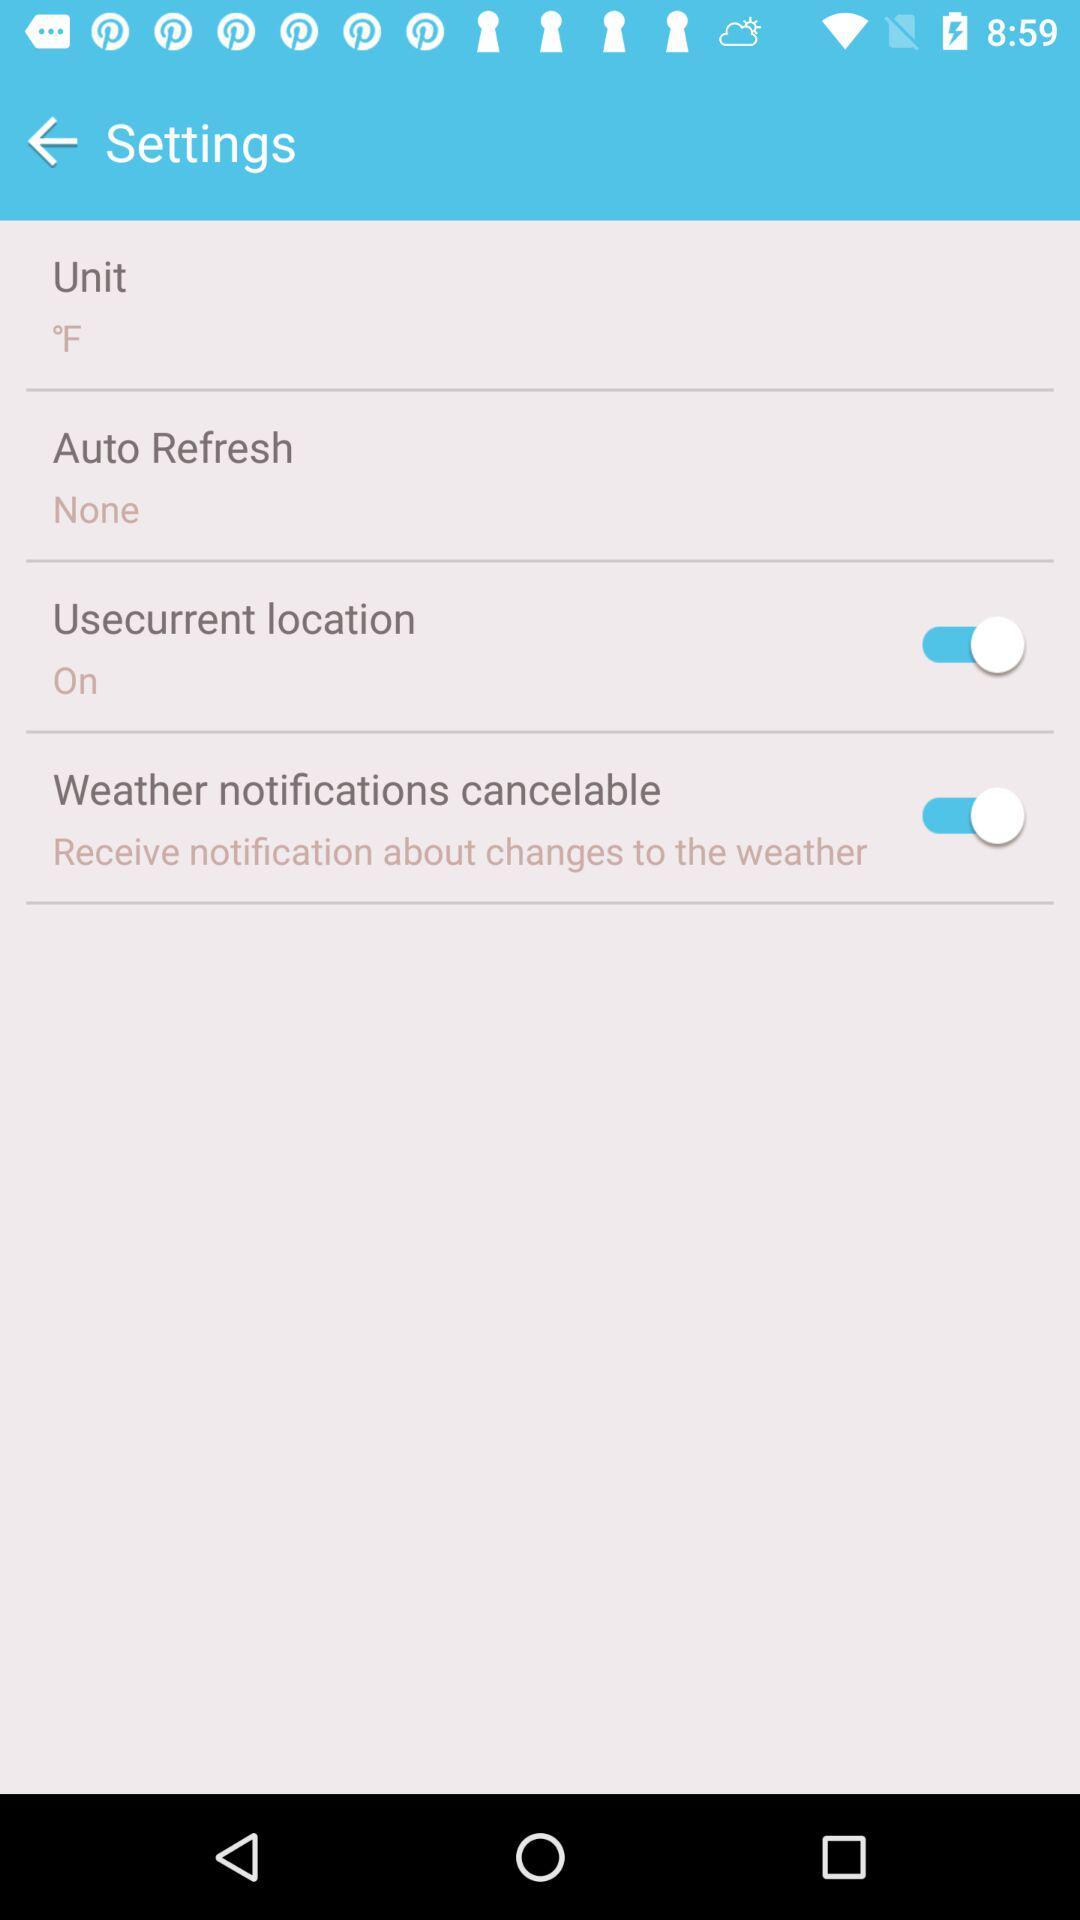 The image size is (1080, 1920). Describe the element at coordinates (974, 819) in the screenshot. I see `turn off notifications` at that location.